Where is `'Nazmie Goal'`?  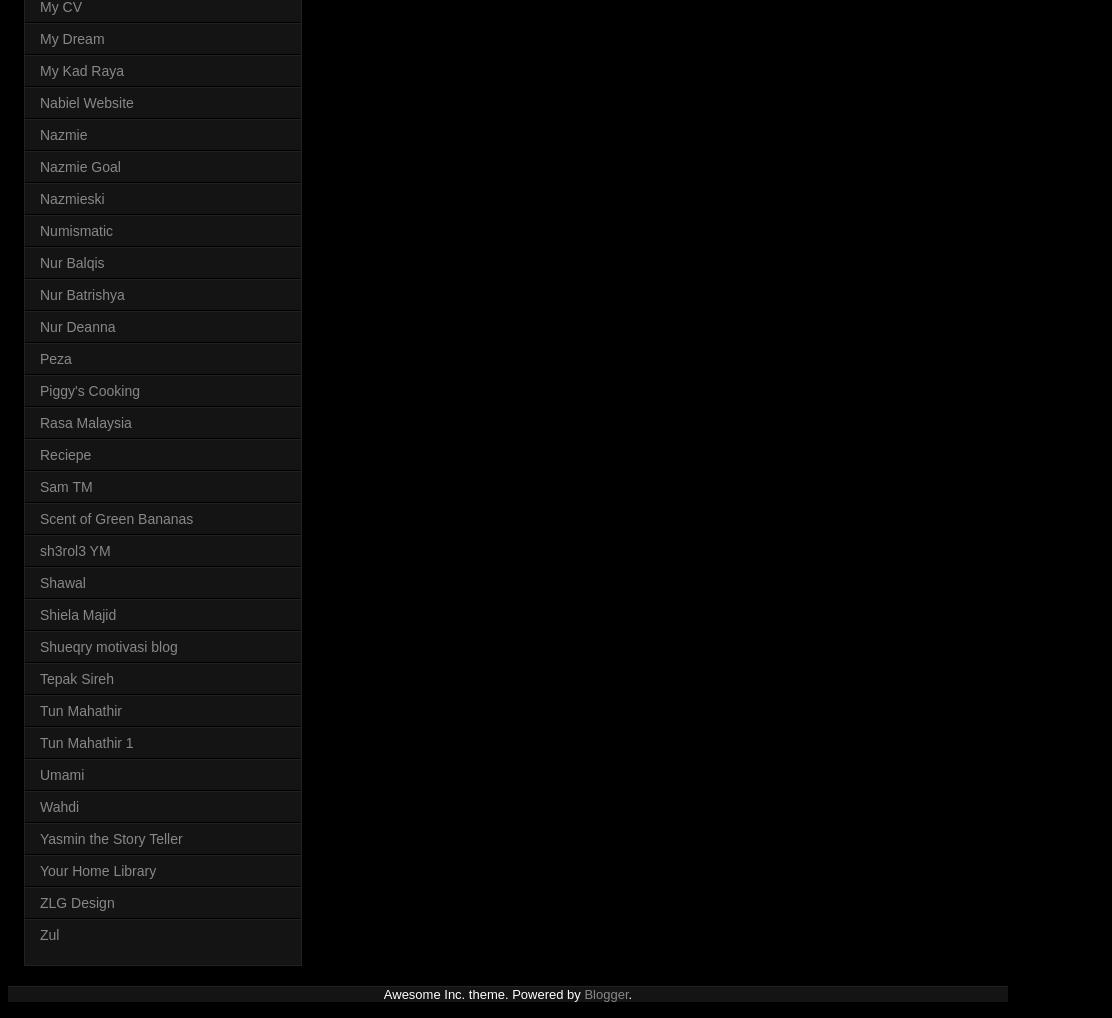
'Nazmie Goal' is located at coordinates (78, 166).